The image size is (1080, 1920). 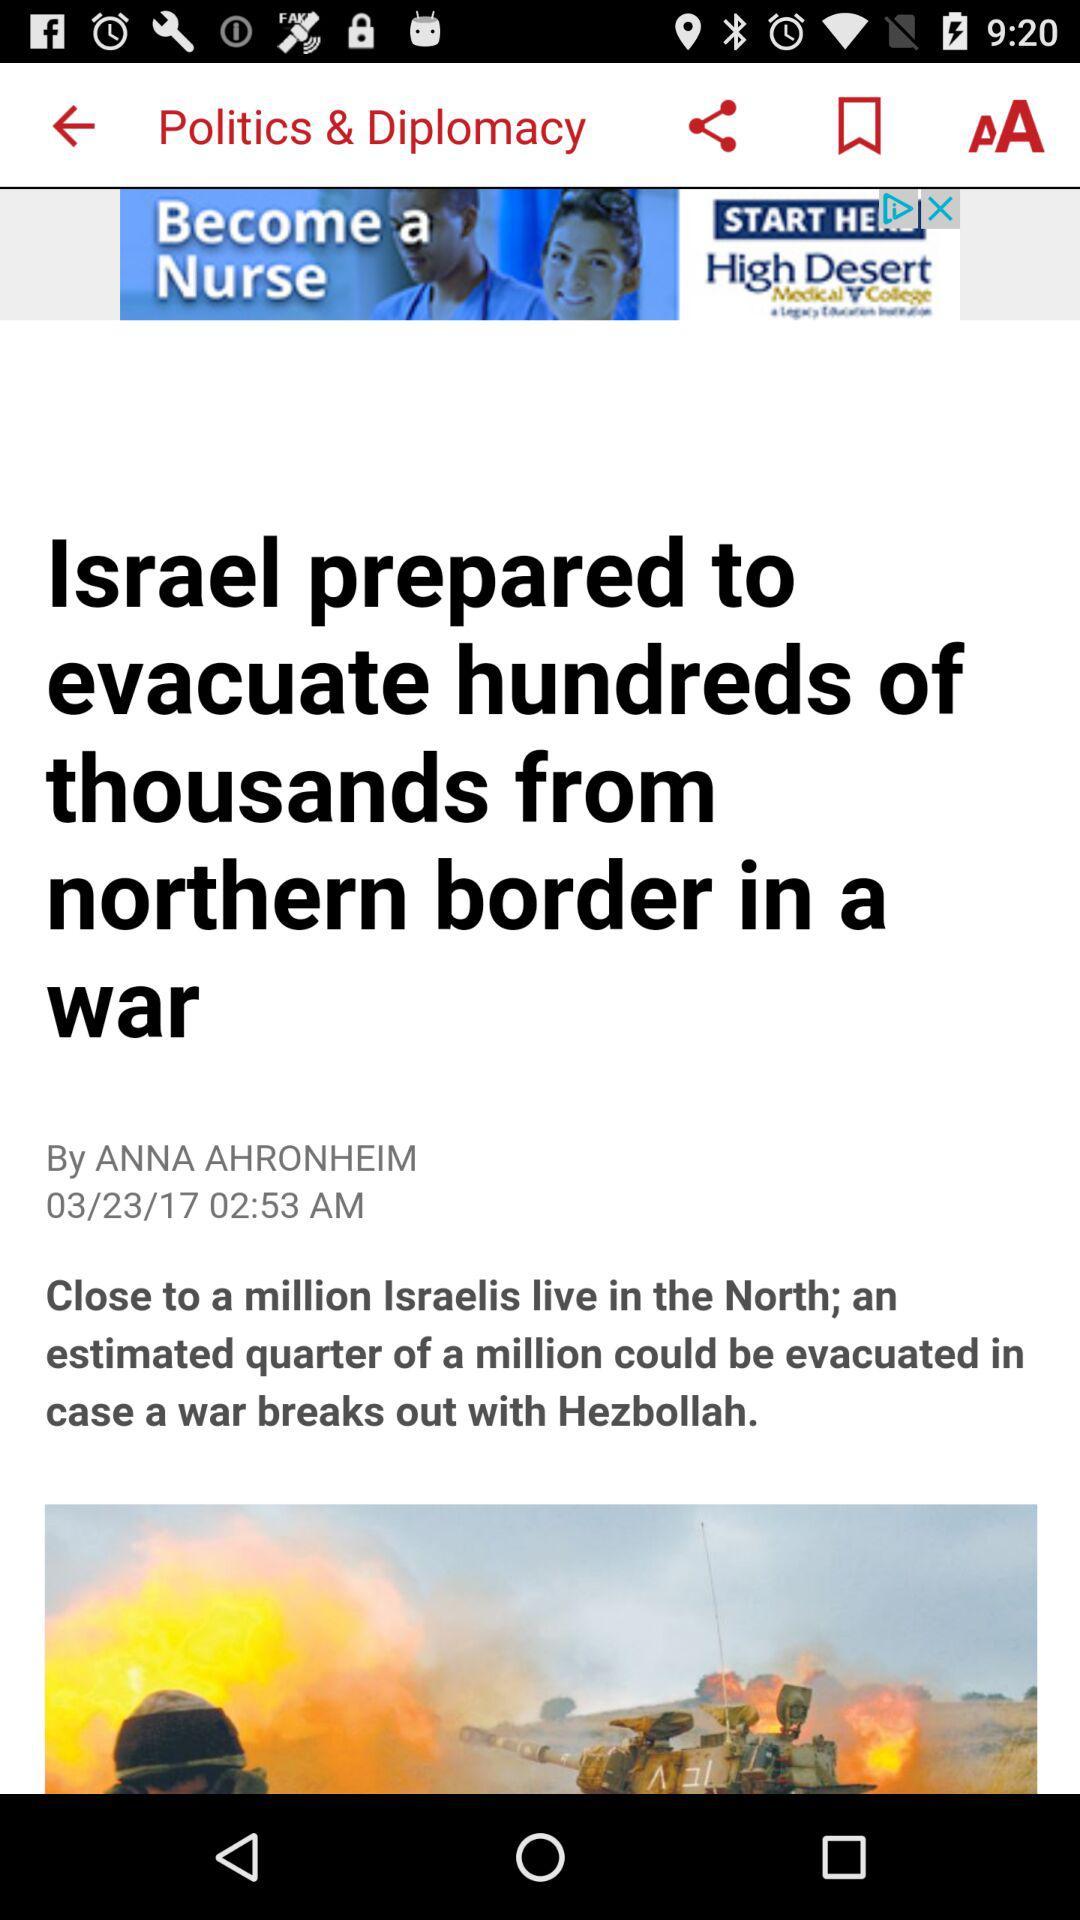 I want to click on advertisement, so click(x=540, y=1120).